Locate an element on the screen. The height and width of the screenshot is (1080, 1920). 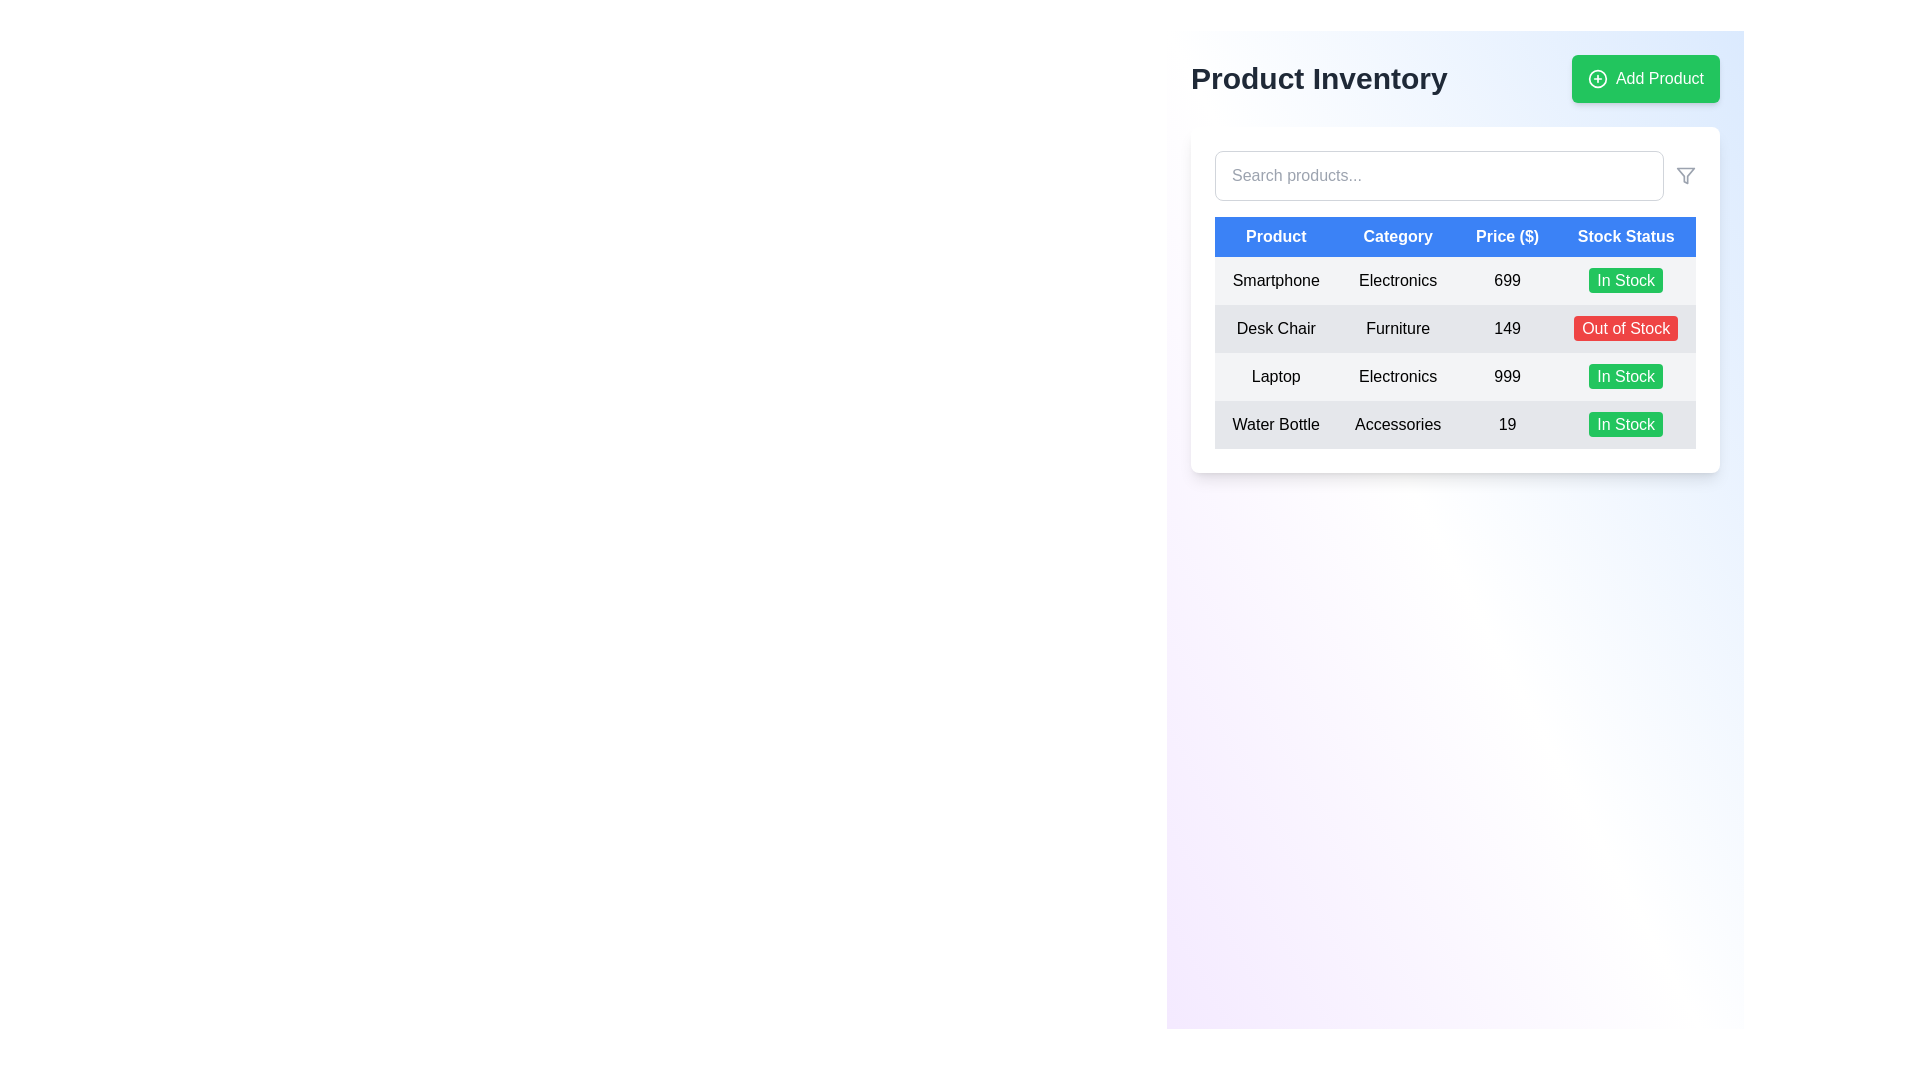
the second row in the 'Product Inventory' table that displays product attributes such as name, category, price, and stock status is located at coordinates (1455, 352).